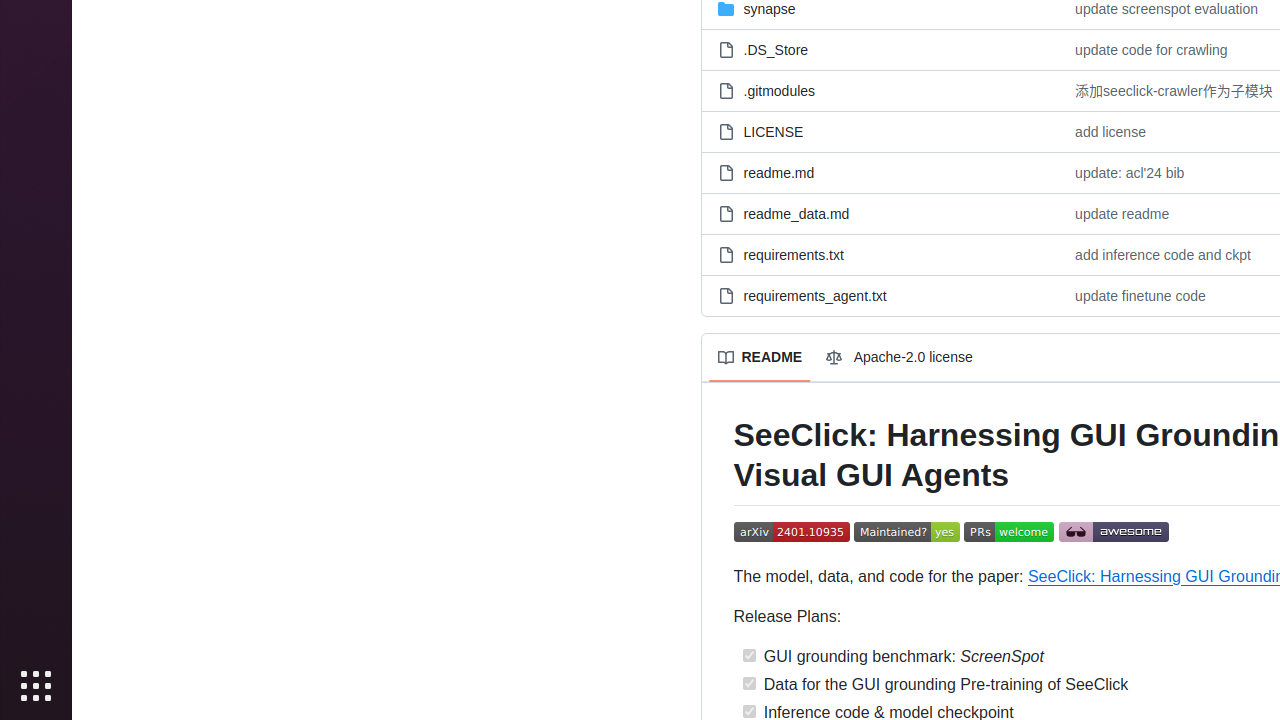  What do you see at coordinates (1151, 48) in the screenshot?
I see `'update code for crawling'` at bounding box center [1151, 48].